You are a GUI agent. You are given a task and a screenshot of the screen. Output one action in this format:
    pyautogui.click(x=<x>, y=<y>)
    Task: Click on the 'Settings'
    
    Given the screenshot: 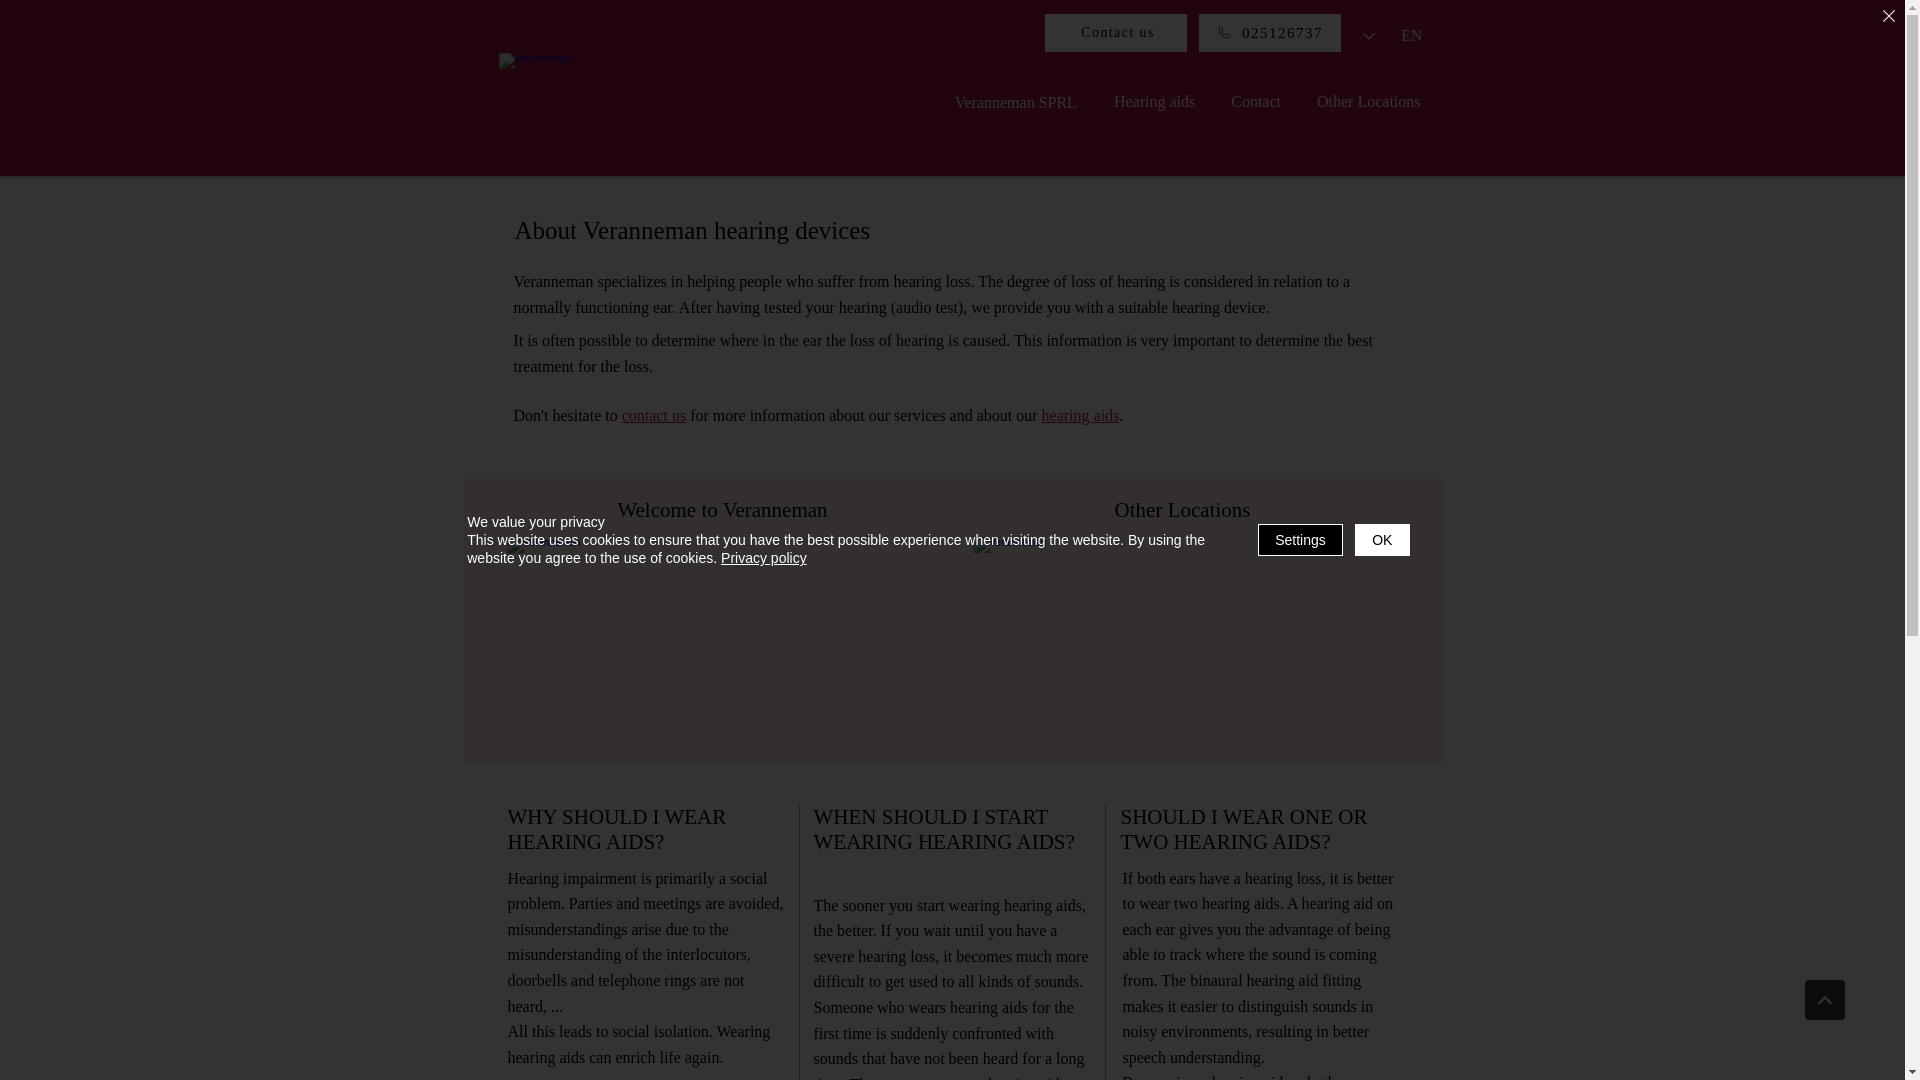 What is the action you would take?
    pyautogui.click(x=1300, y=540)
    